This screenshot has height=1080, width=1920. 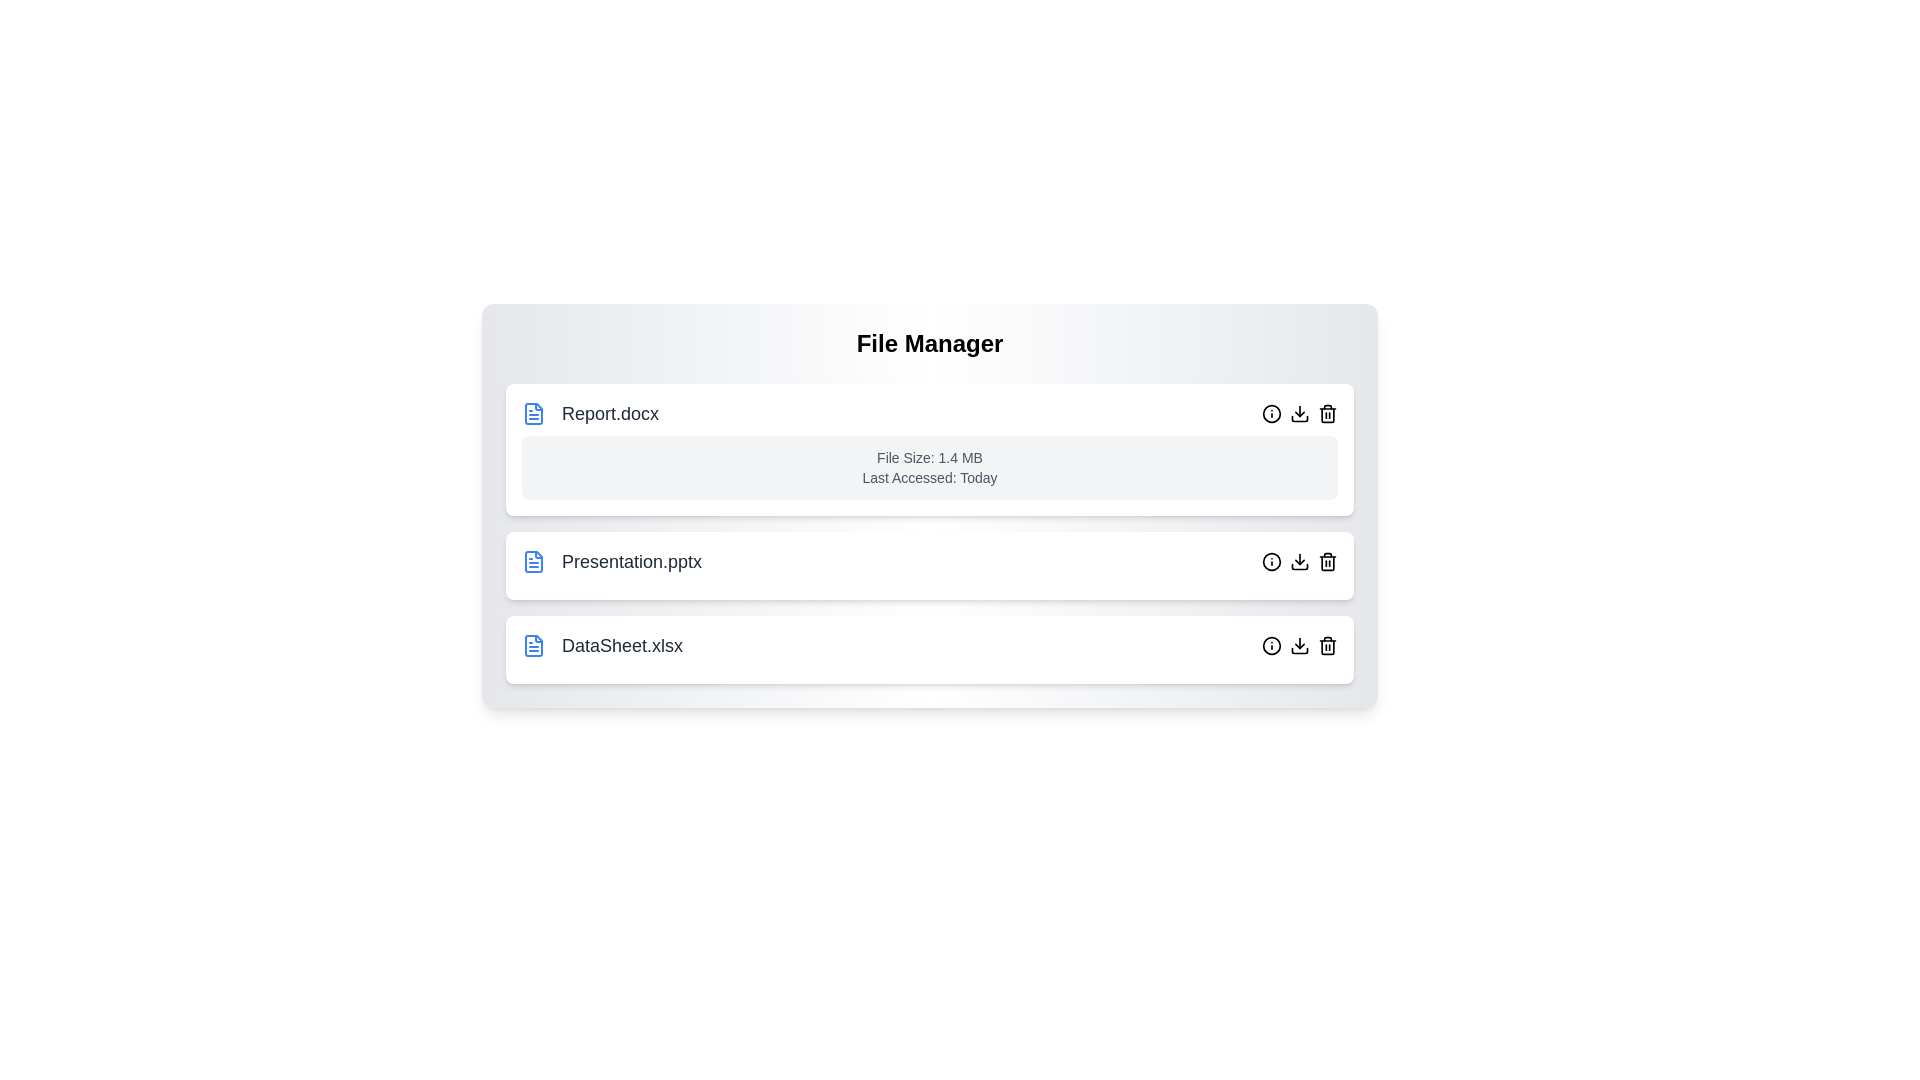 What do you see at coordinates (1300, 645) in the screenshot?
I see `the download button for the file DataSheet.xlsx` at bounding box center [1300, 645].